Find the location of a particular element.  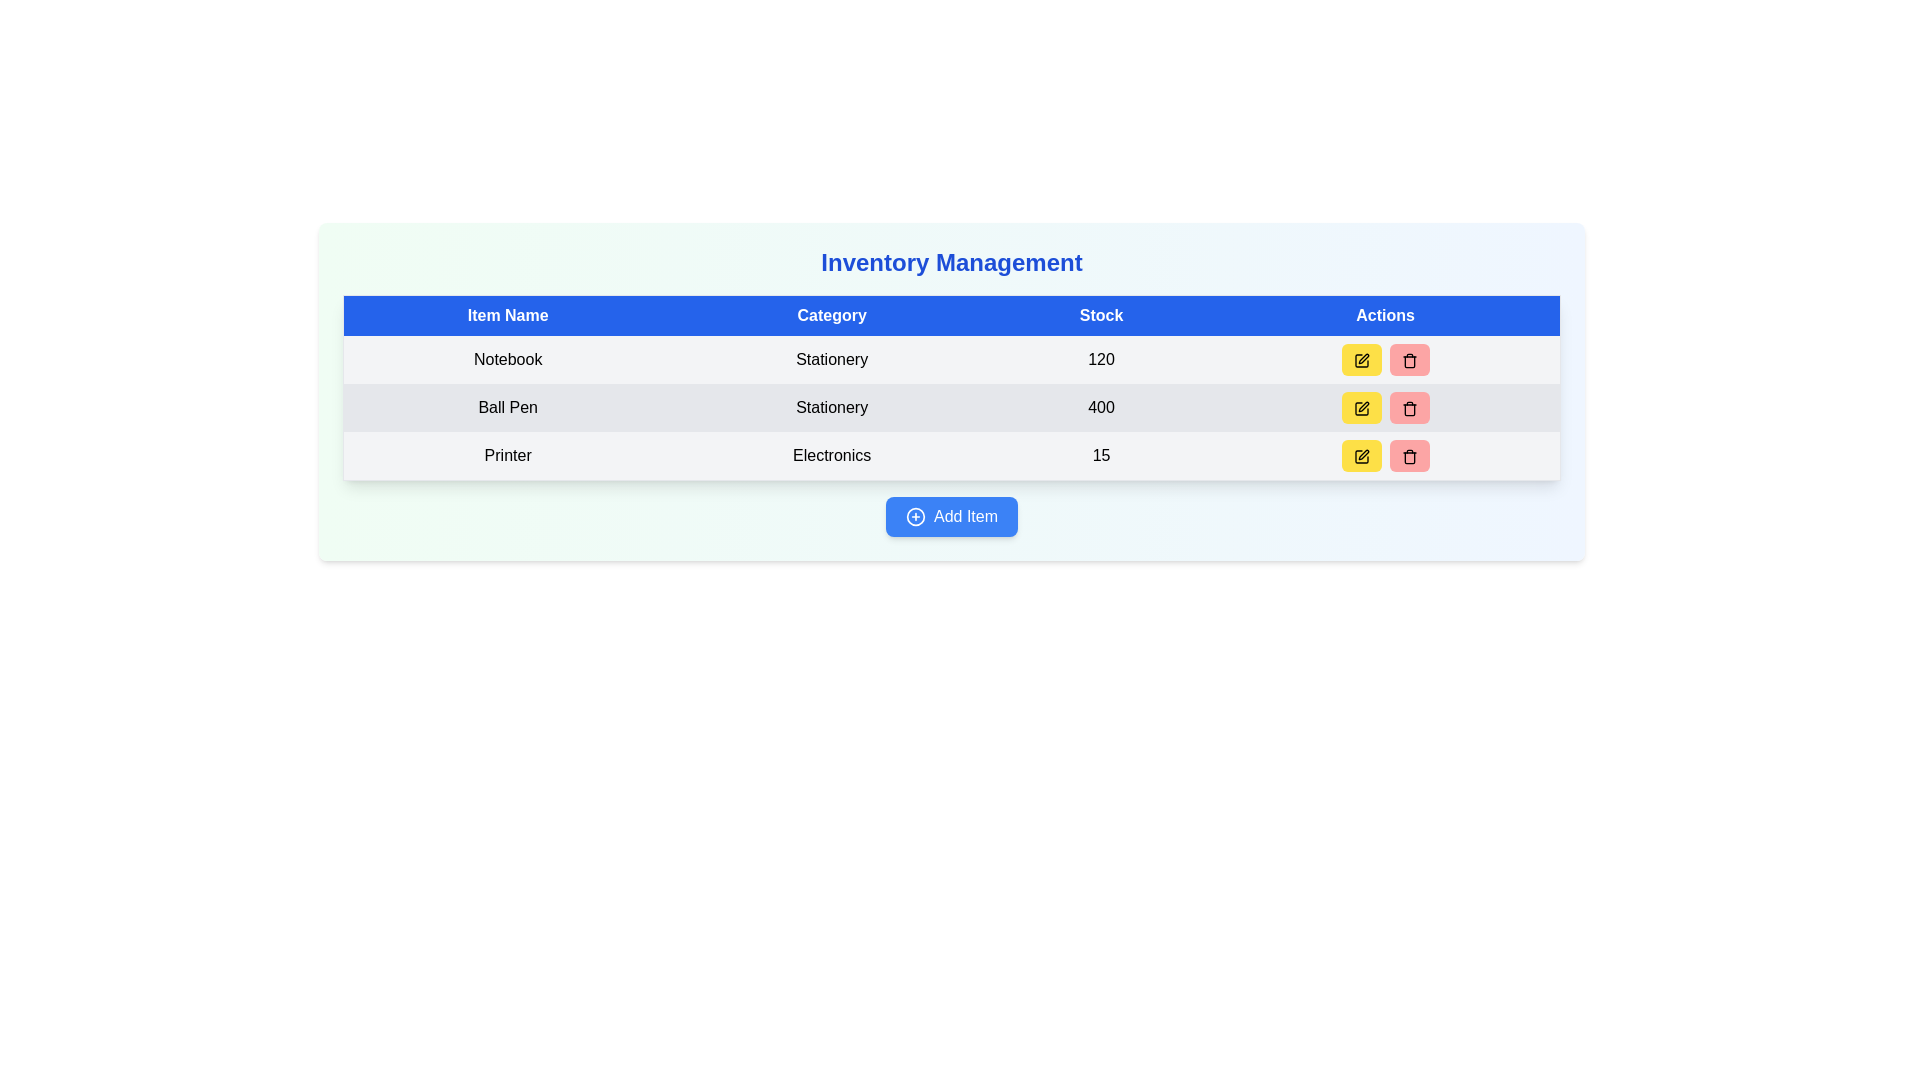

the edit icon button located in the Actions column for the 'Ball Pen' item, which has a yellow background and is positioned to the left of the red delete button is located at coordinates (1360, 407).